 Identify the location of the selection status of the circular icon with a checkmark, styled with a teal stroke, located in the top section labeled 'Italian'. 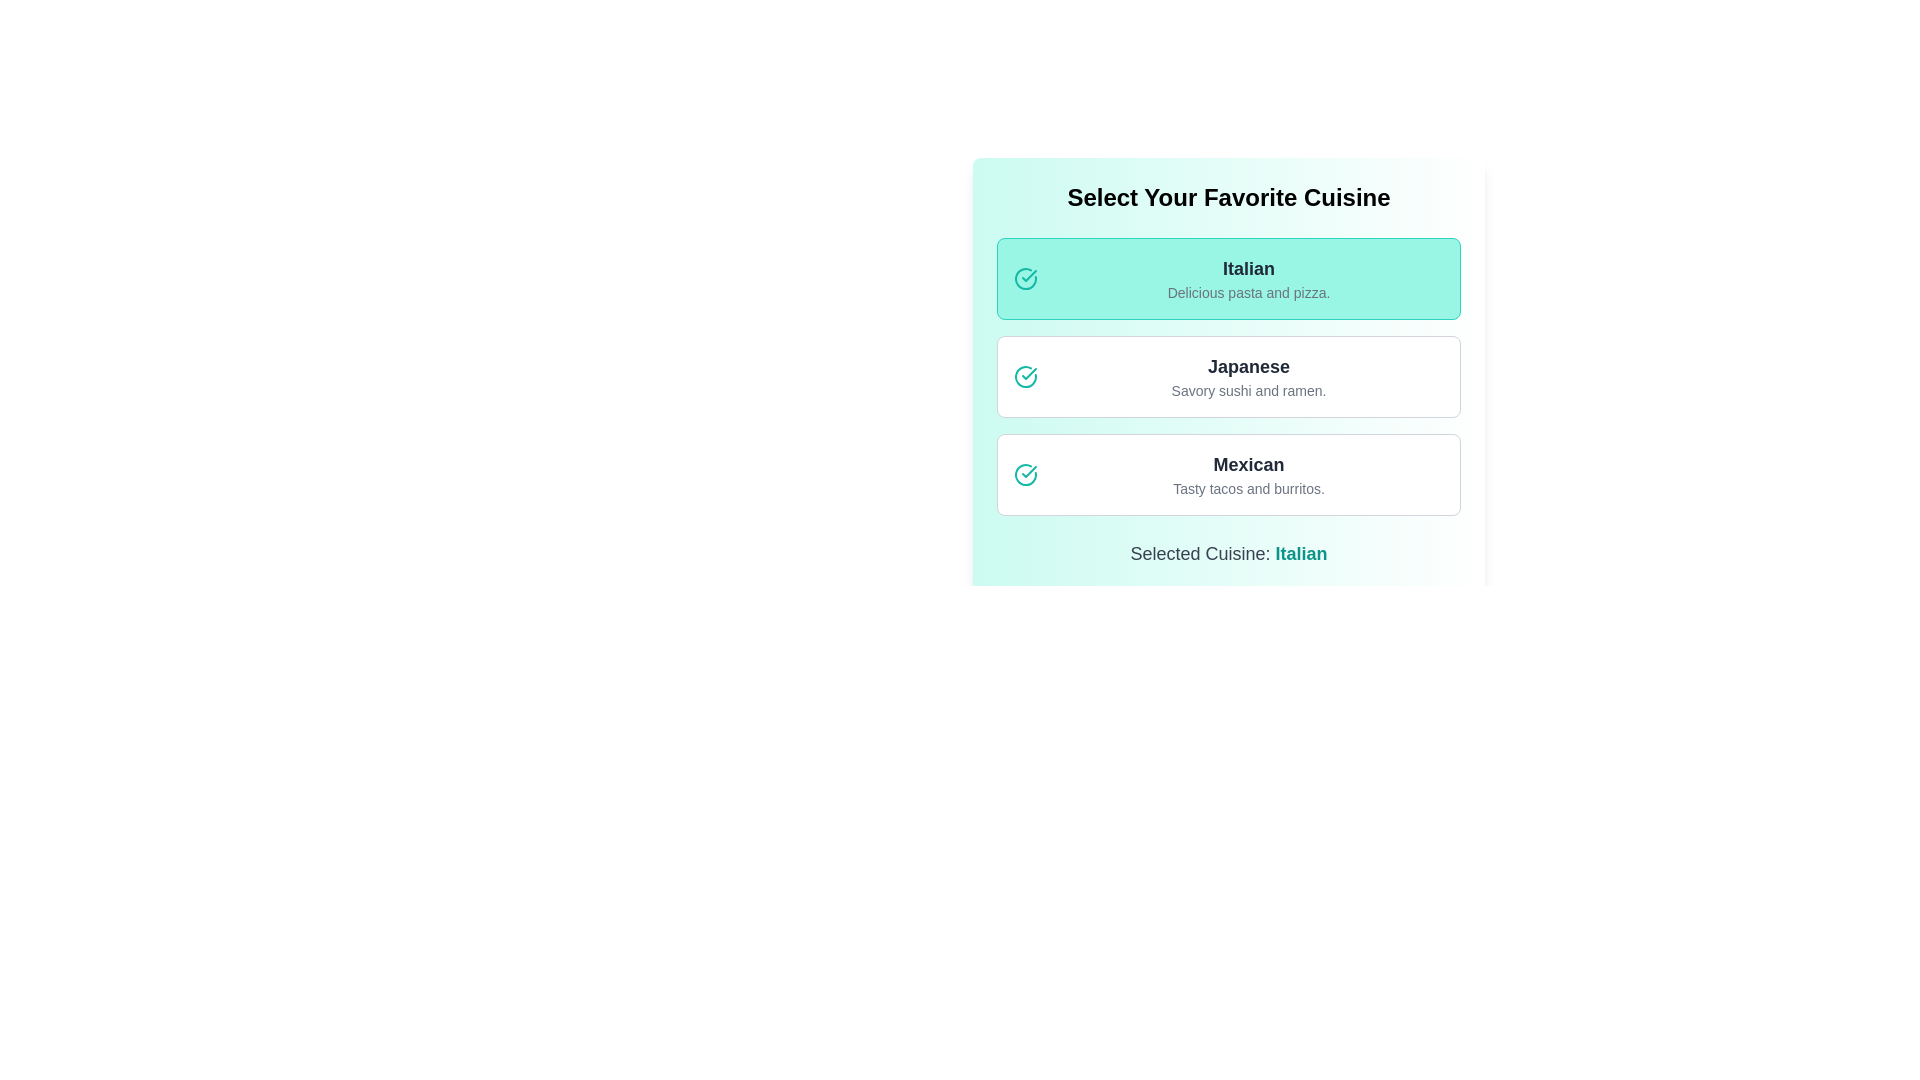
(1026, 278).